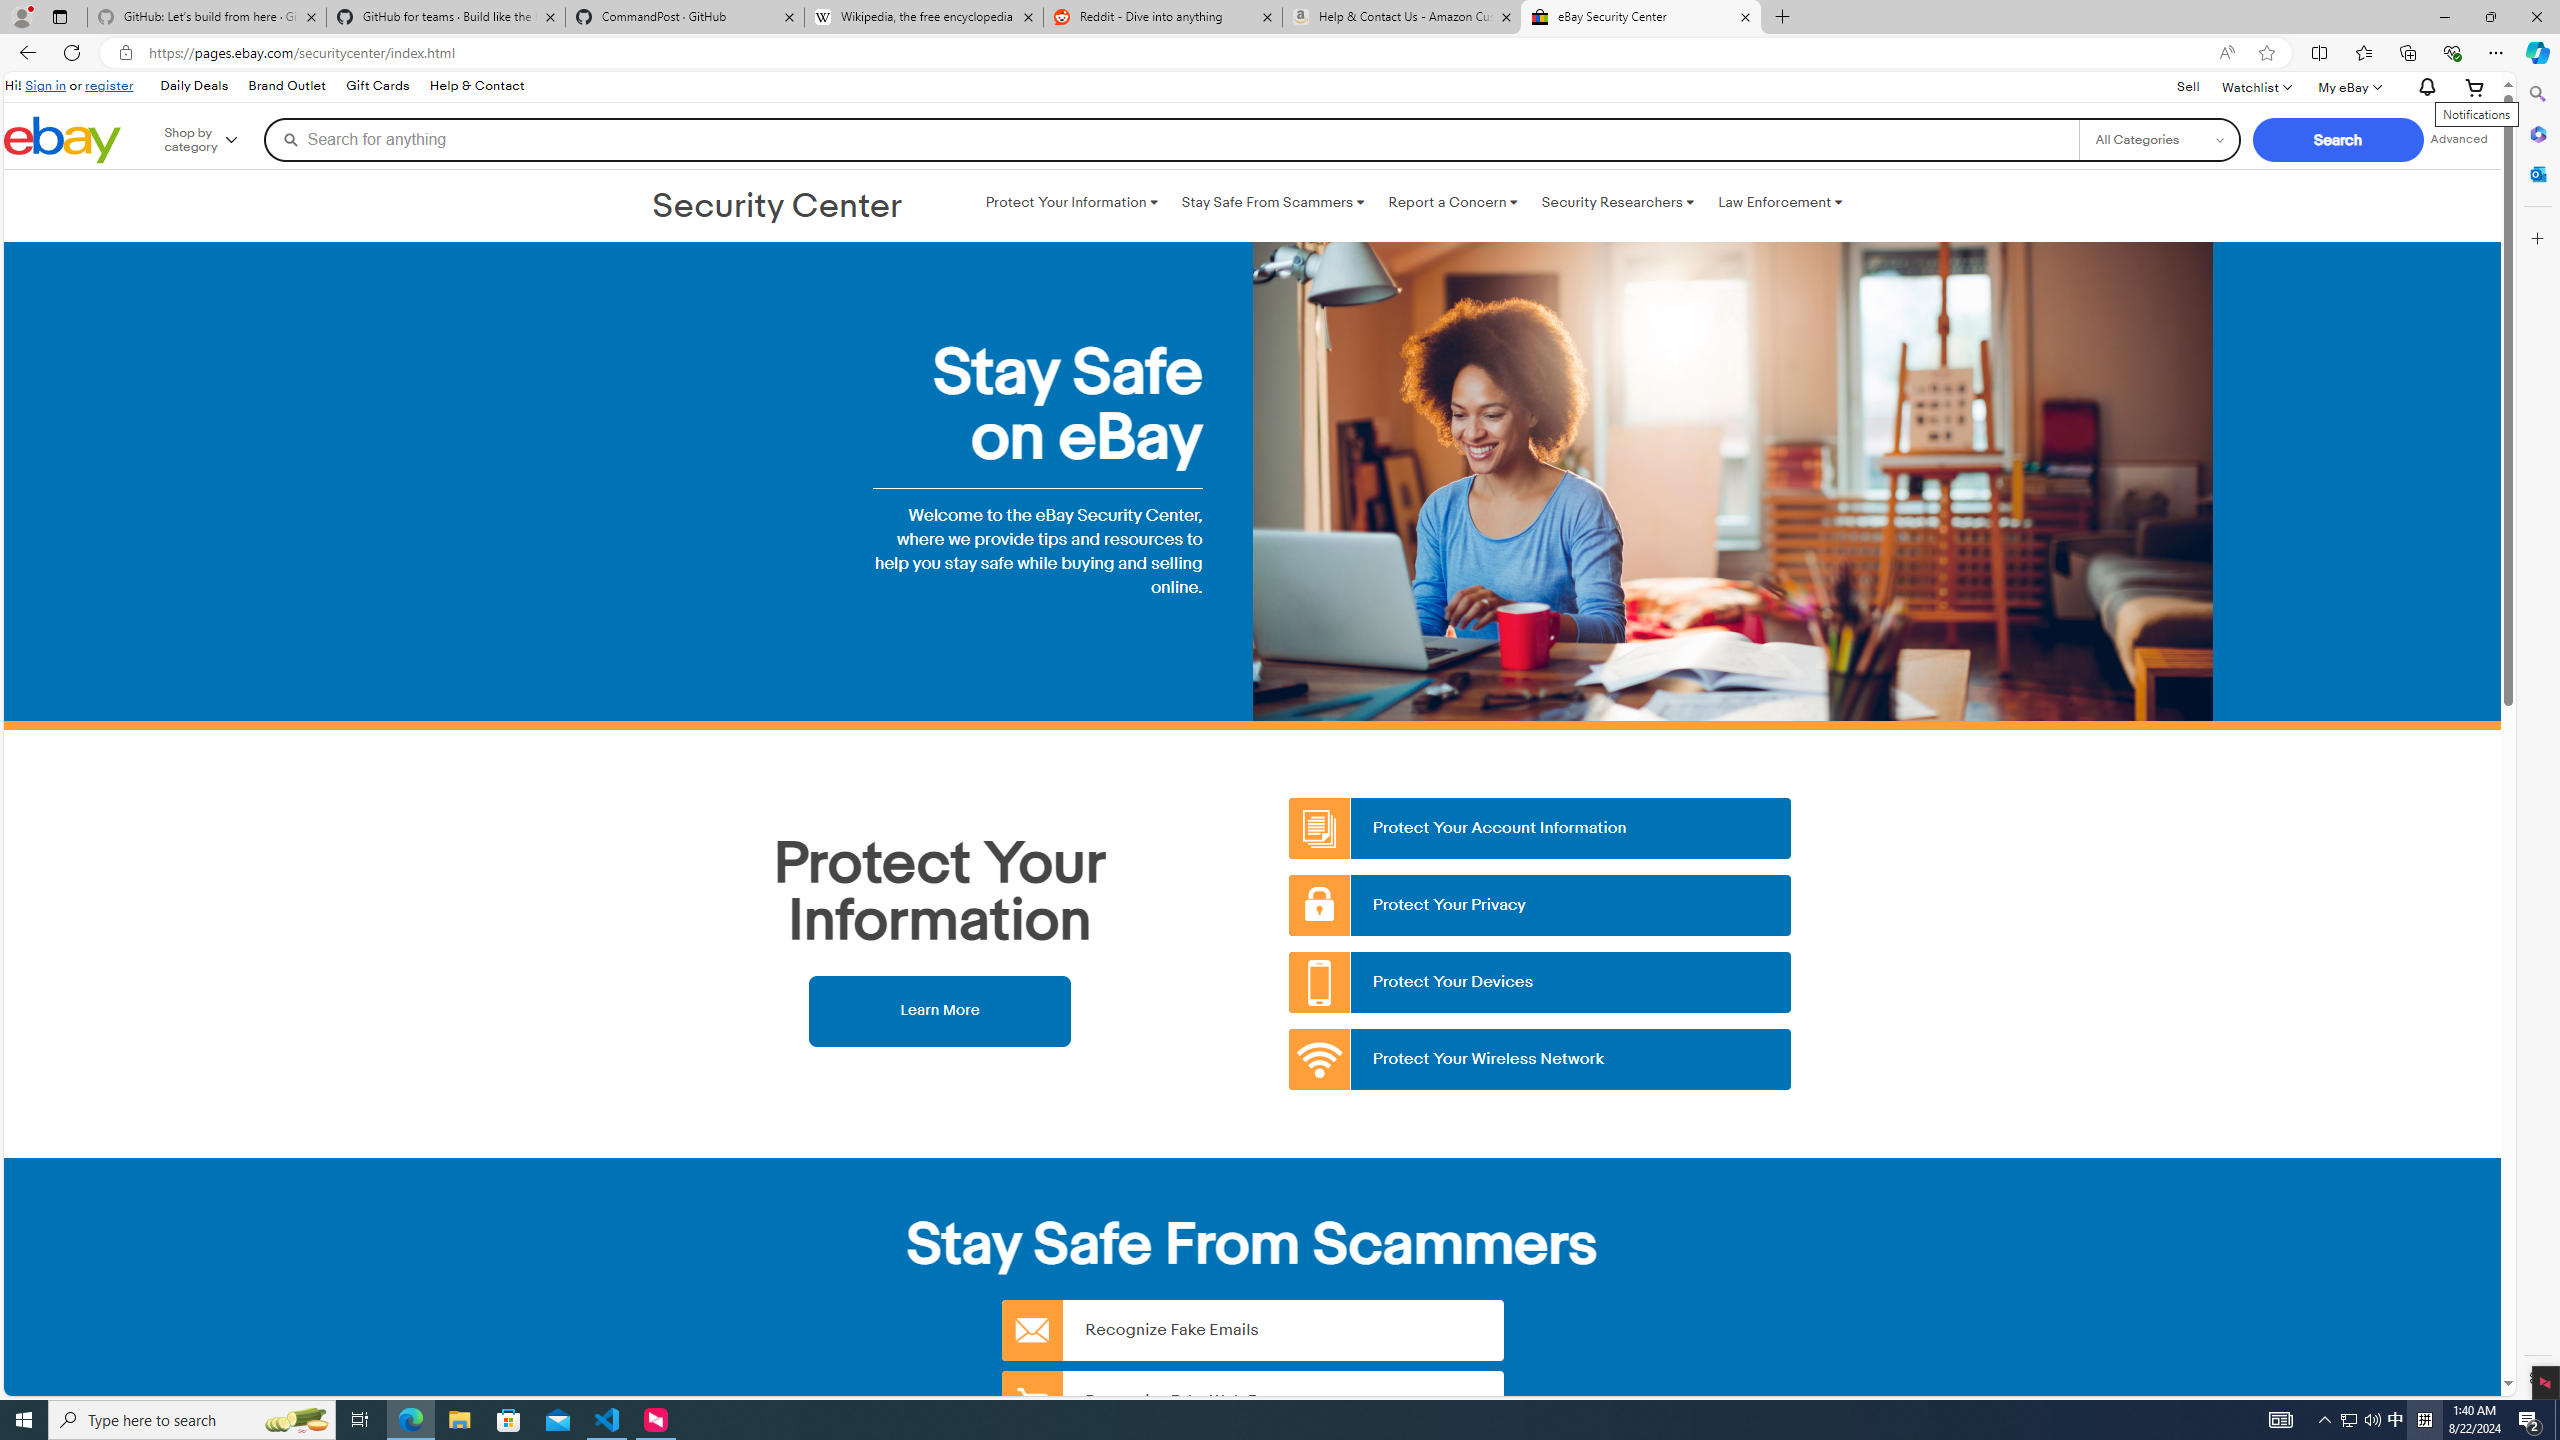 This screenshot has width=2560, height=1440. Describe the element at coordinates (1252, 1401) in the screenshot. I see `'Recognize Fake Web Pages'` at that location.